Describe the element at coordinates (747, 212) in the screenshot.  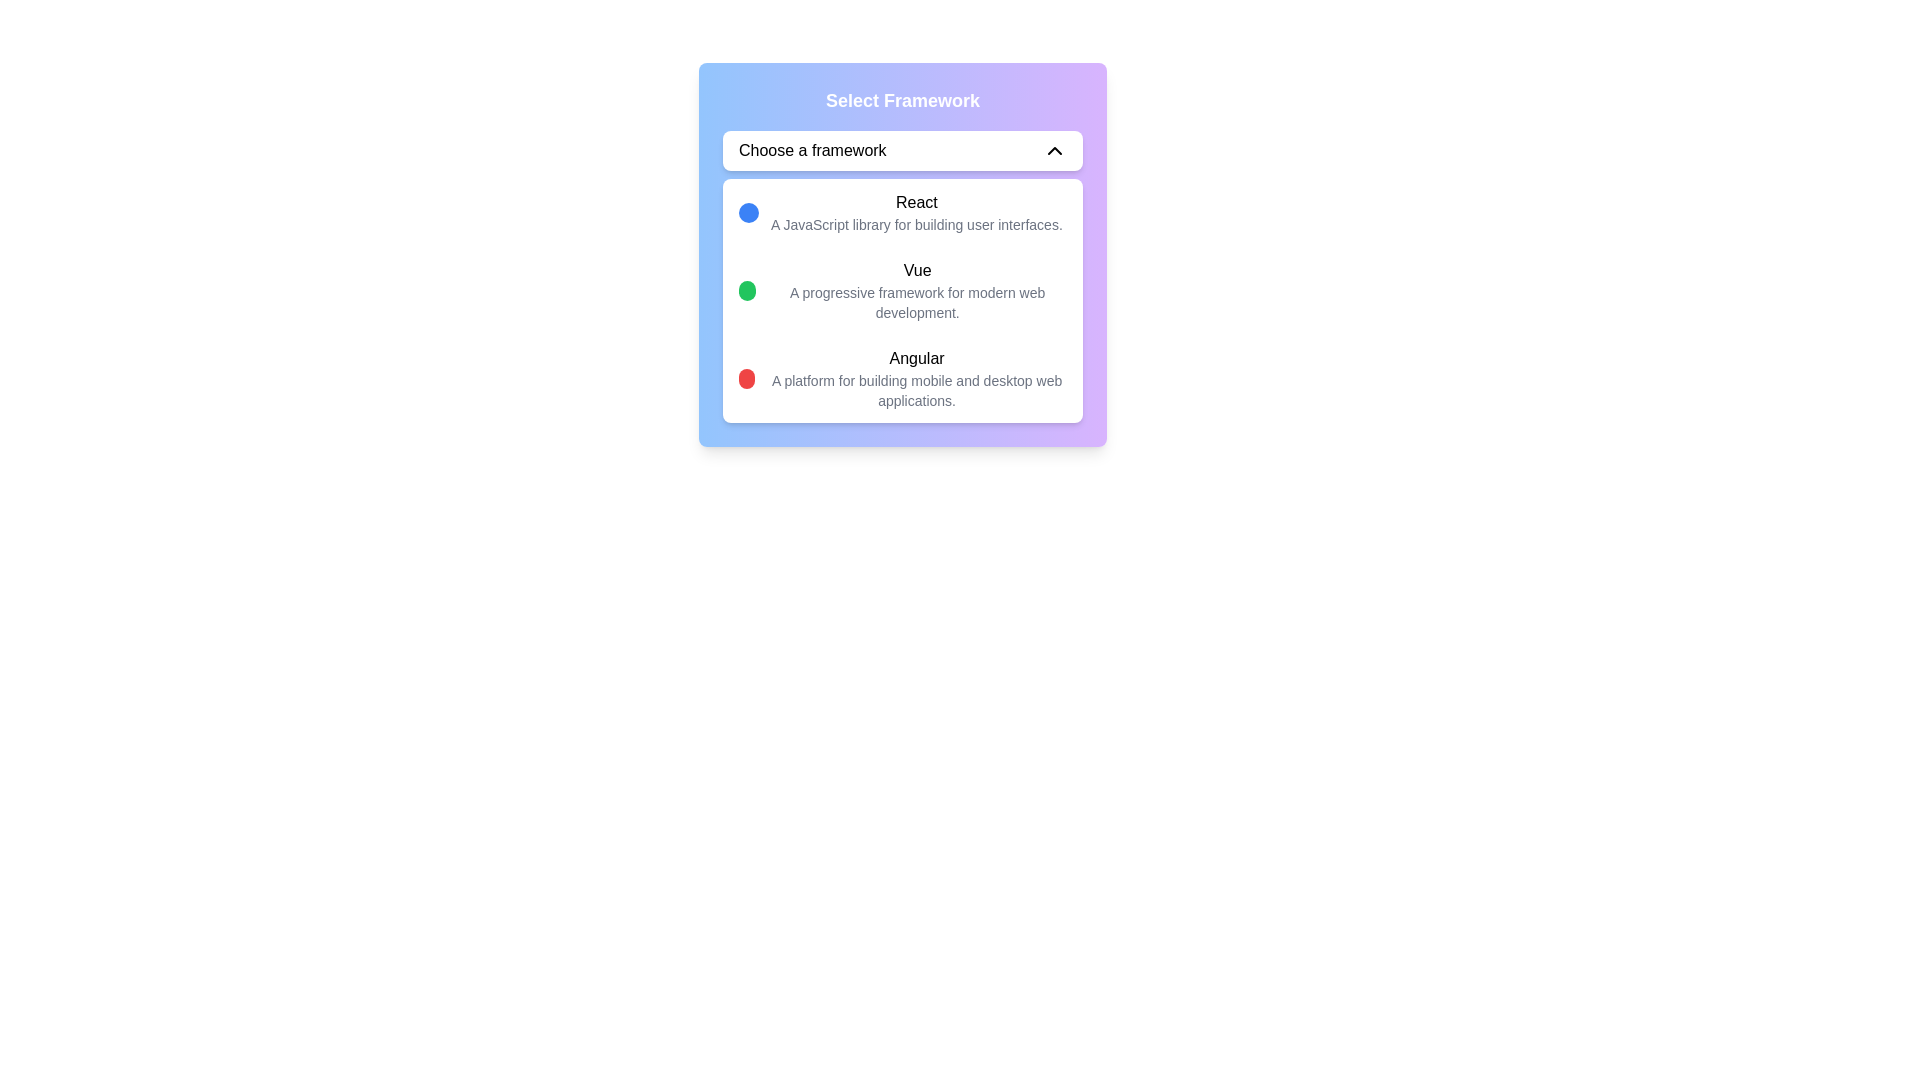
I see `the first circular visual indicator in the 'Select Framework' dropdown, which is aligned left of the 'React' header and description text` at that location.